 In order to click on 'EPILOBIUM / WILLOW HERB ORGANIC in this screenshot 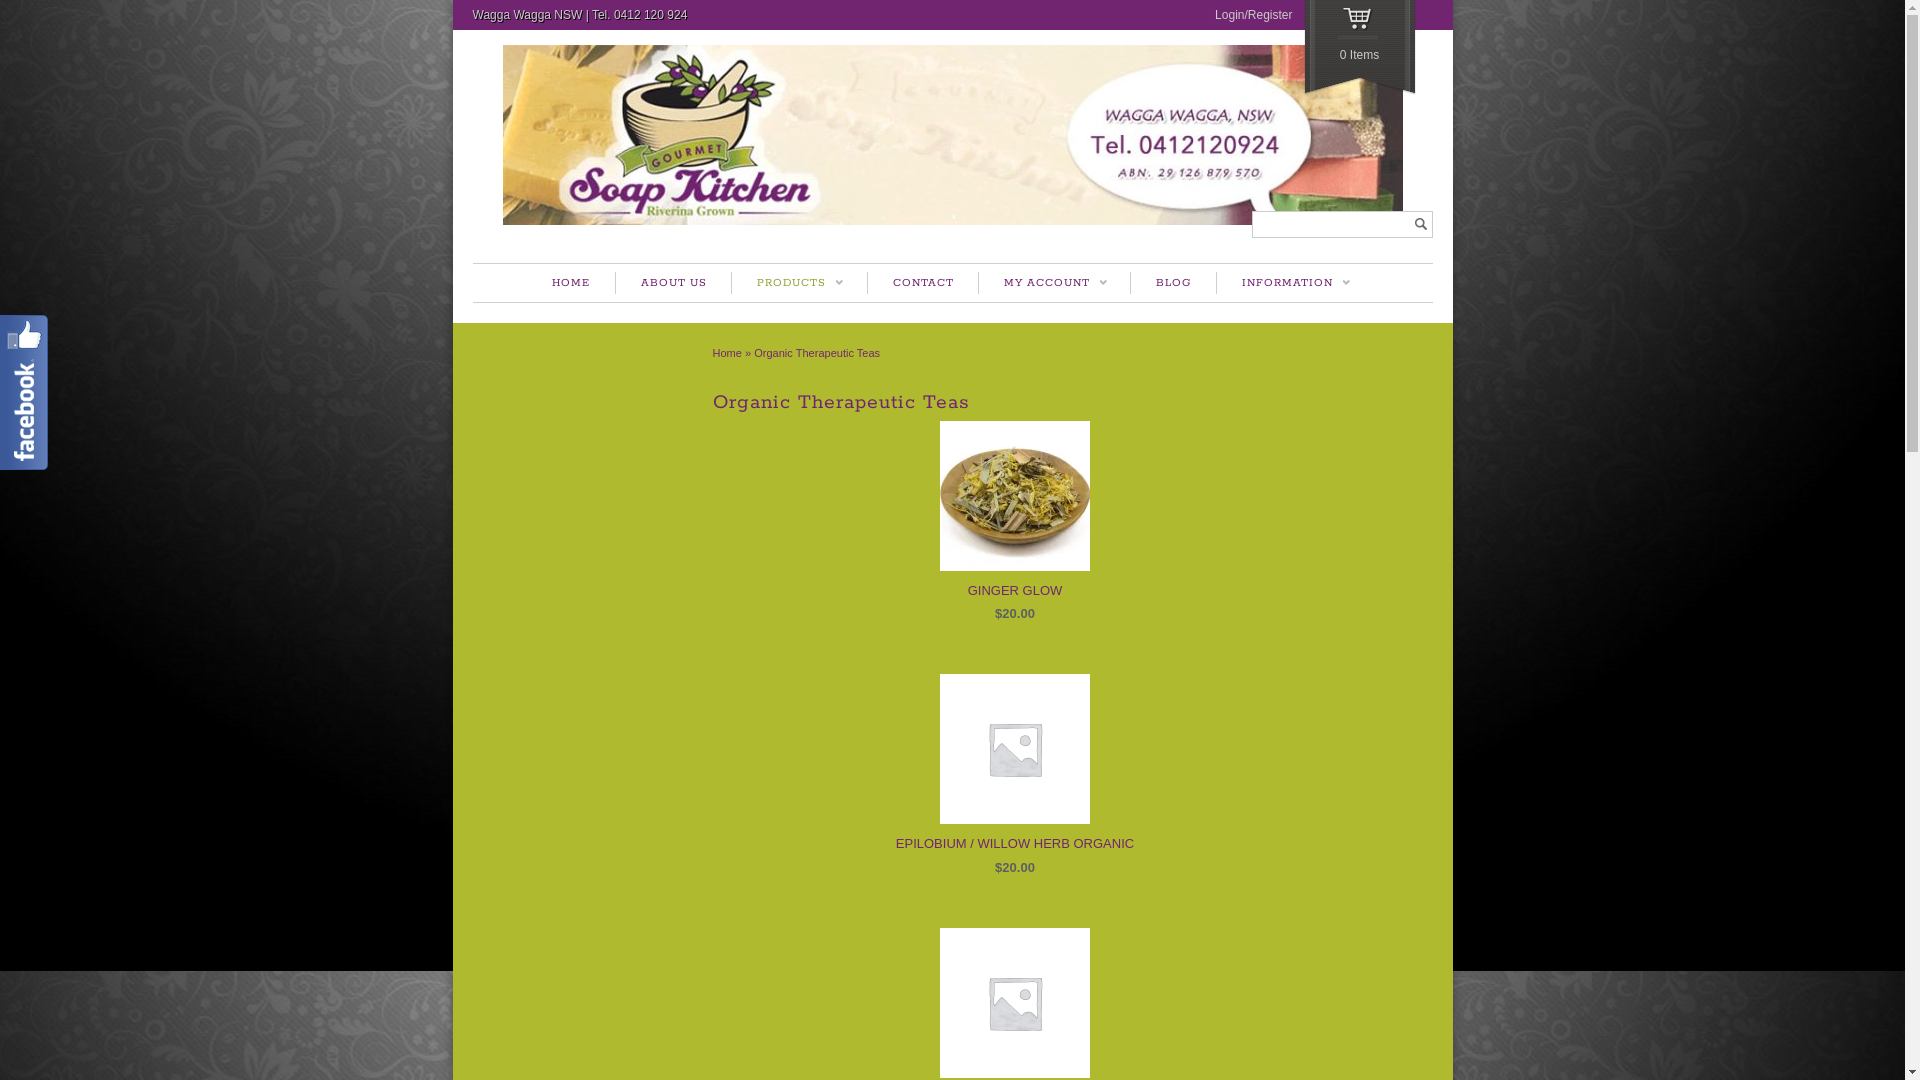, I will do `click(1014, 775)`.